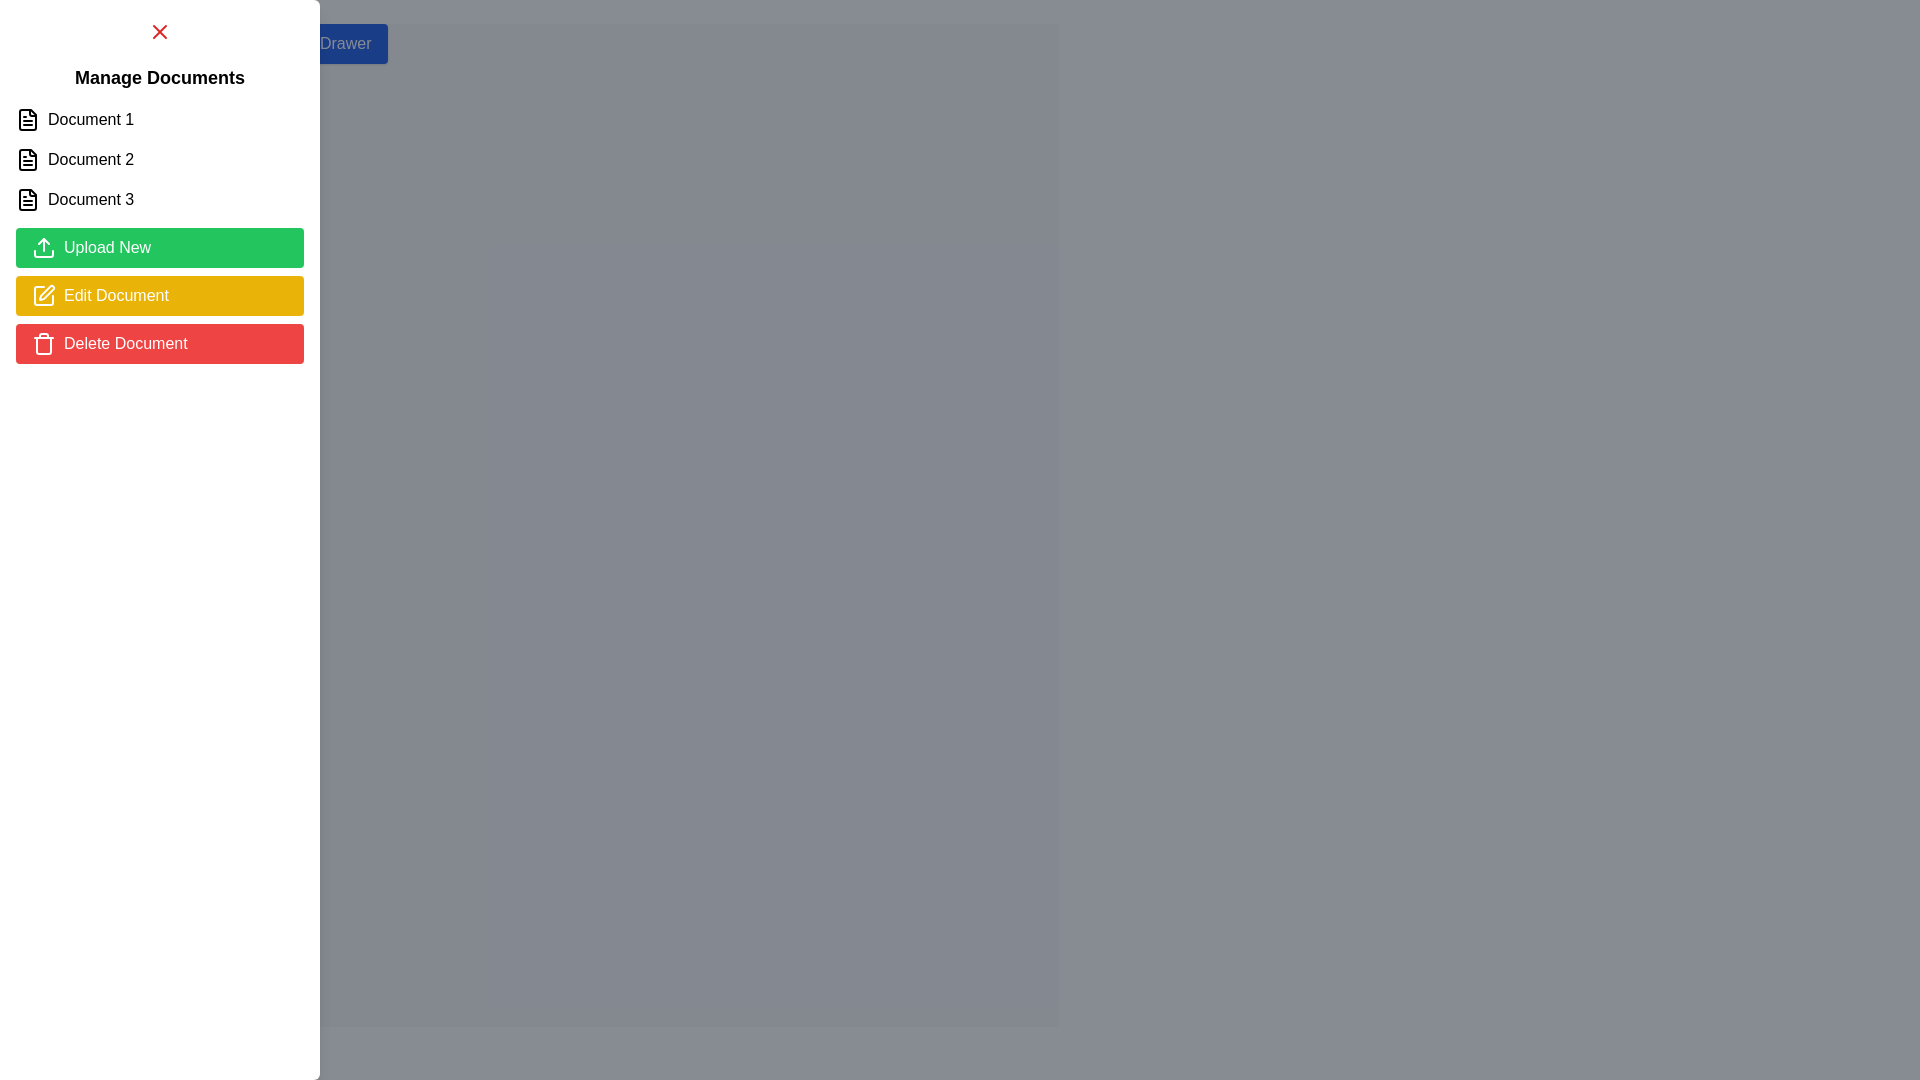 This screenshot has height=1080, width=1920. What do you see at coordinates (158, 158) in the screenshot?
I see `the list item labeled 'Document 2'` at bounding box center [158, 158].